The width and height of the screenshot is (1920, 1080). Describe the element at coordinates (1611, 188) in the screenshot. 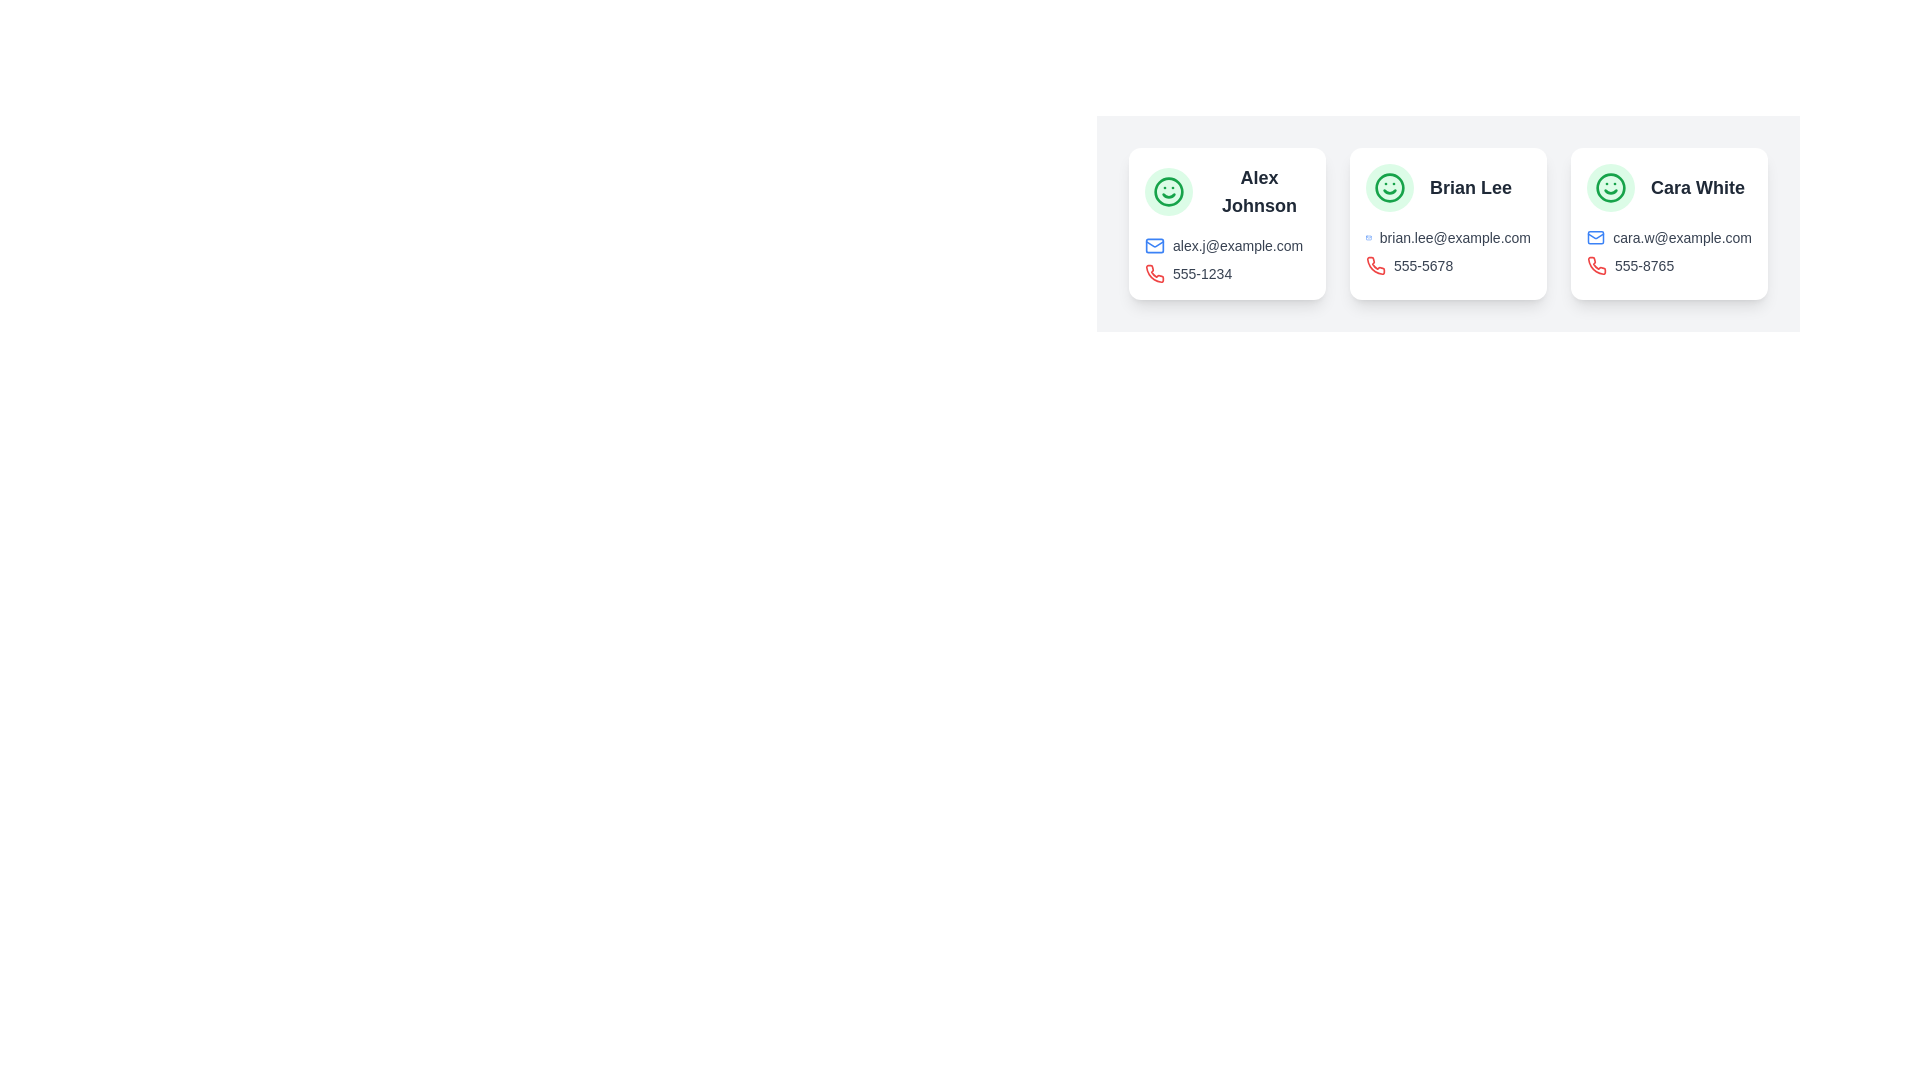

I see `the circular green smiley face icon located in the top-left corner of the 'Cara White' card` at that location.